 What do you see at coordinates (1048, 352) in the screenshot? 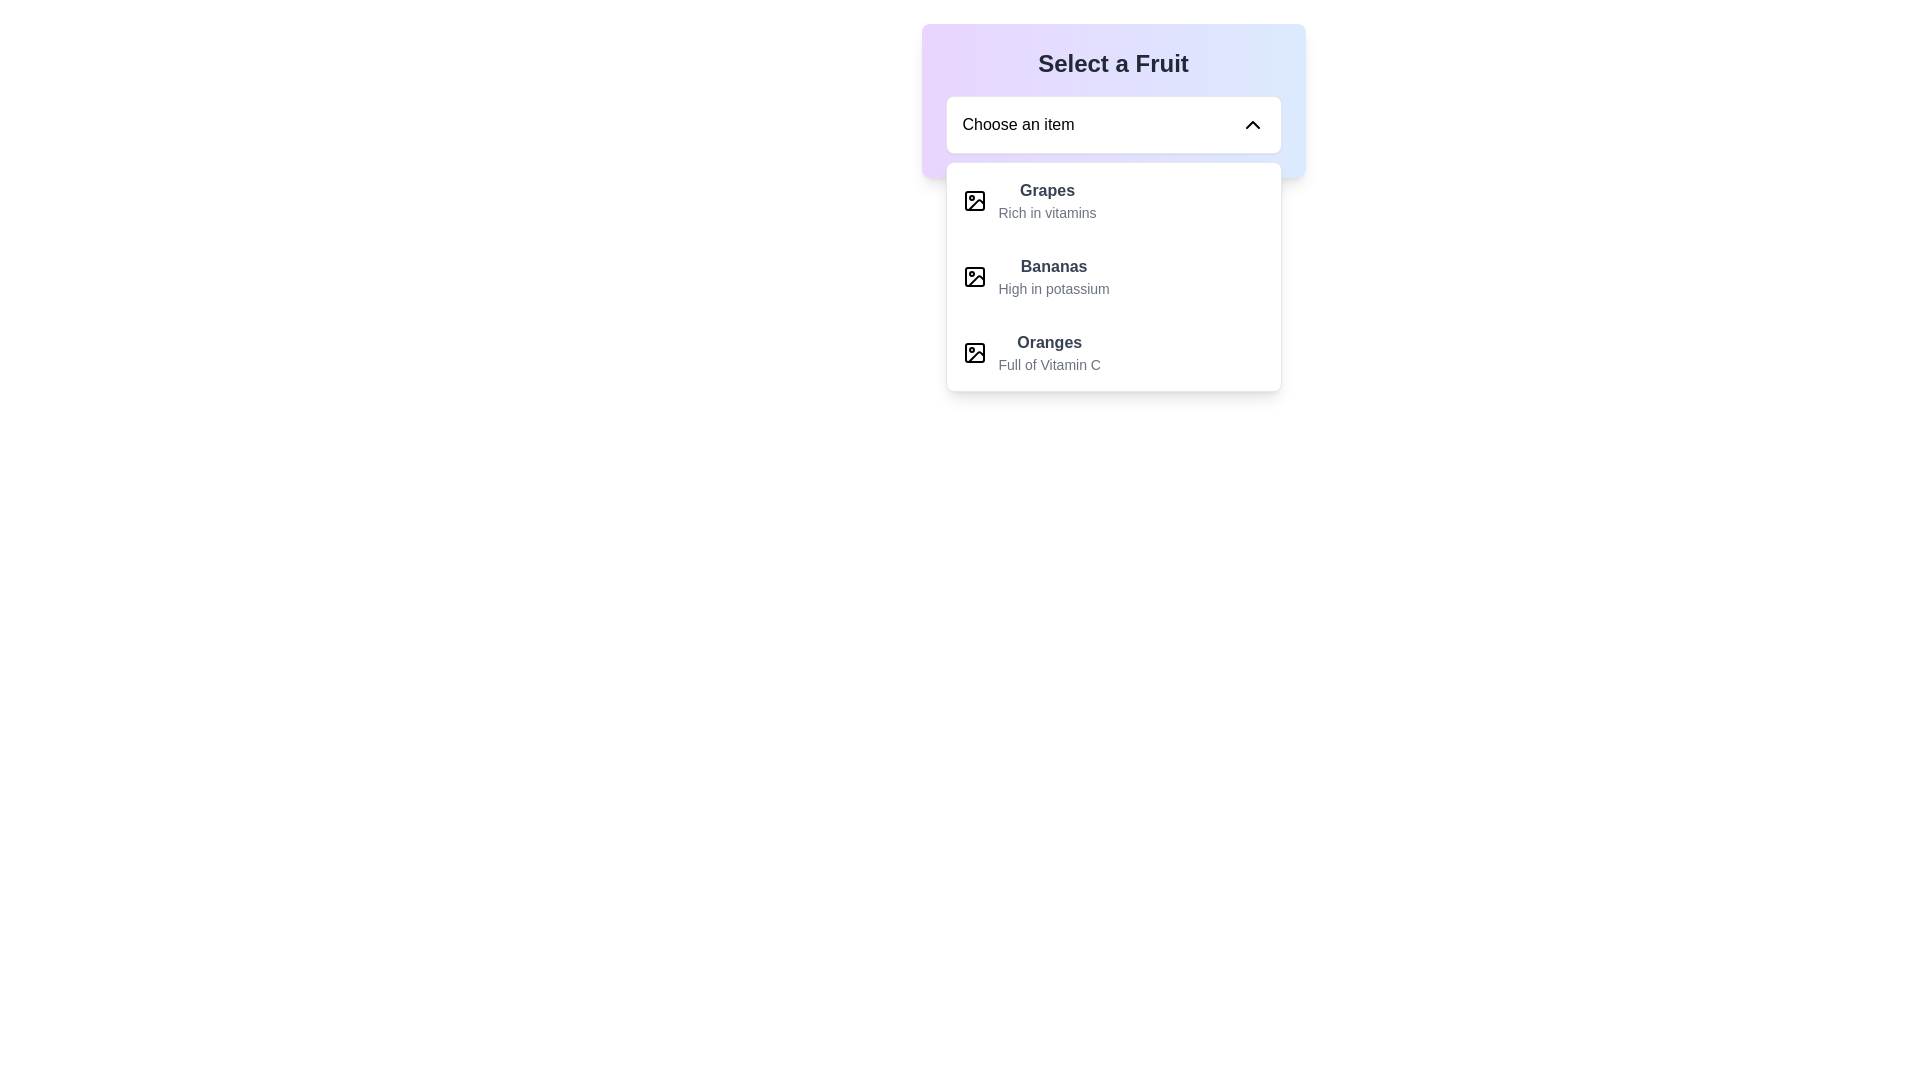
I see `the dropdown menu item labeled 'Oranges'` at bounding box center [1048, 352].